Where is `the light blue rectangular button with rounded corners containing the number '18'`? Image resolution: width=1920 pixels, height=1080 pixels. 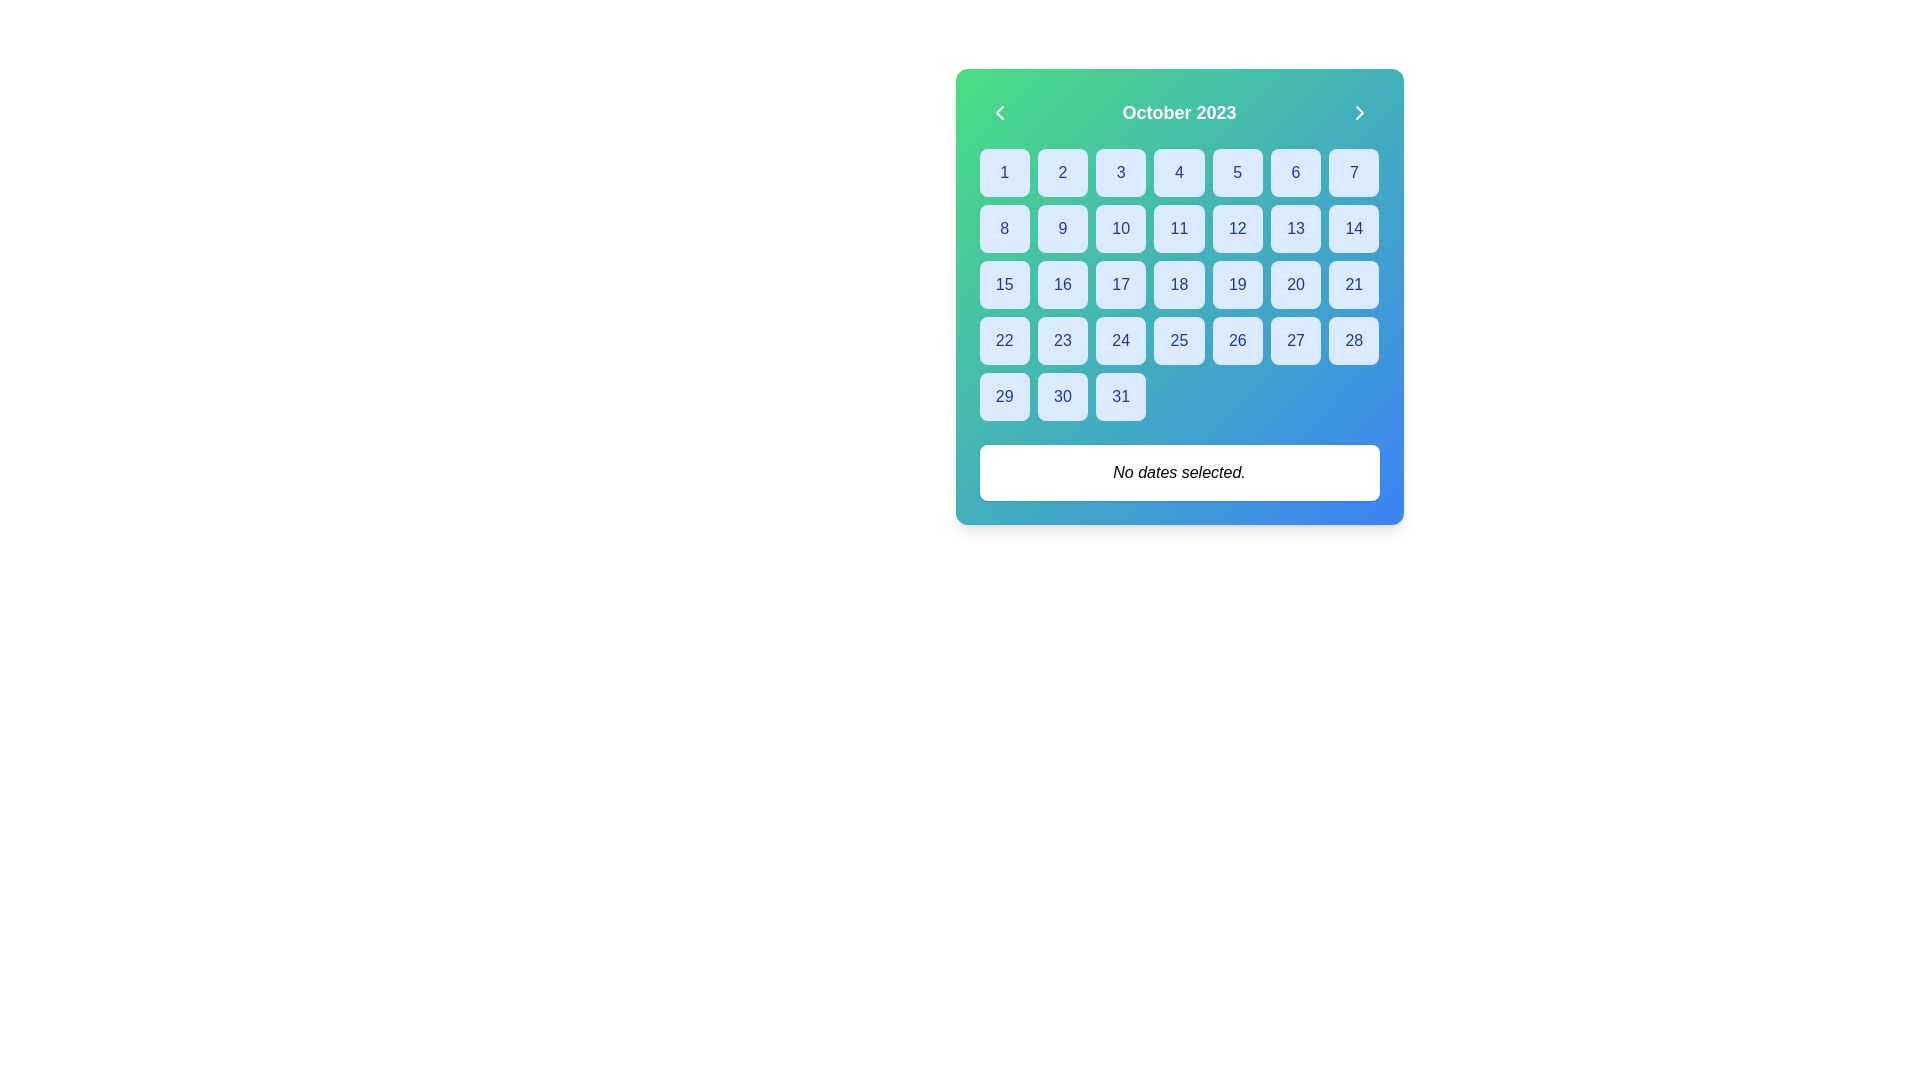 the light blue rectangular button with rounded corners containing the number '18' is located at coordinates (1179, 285).